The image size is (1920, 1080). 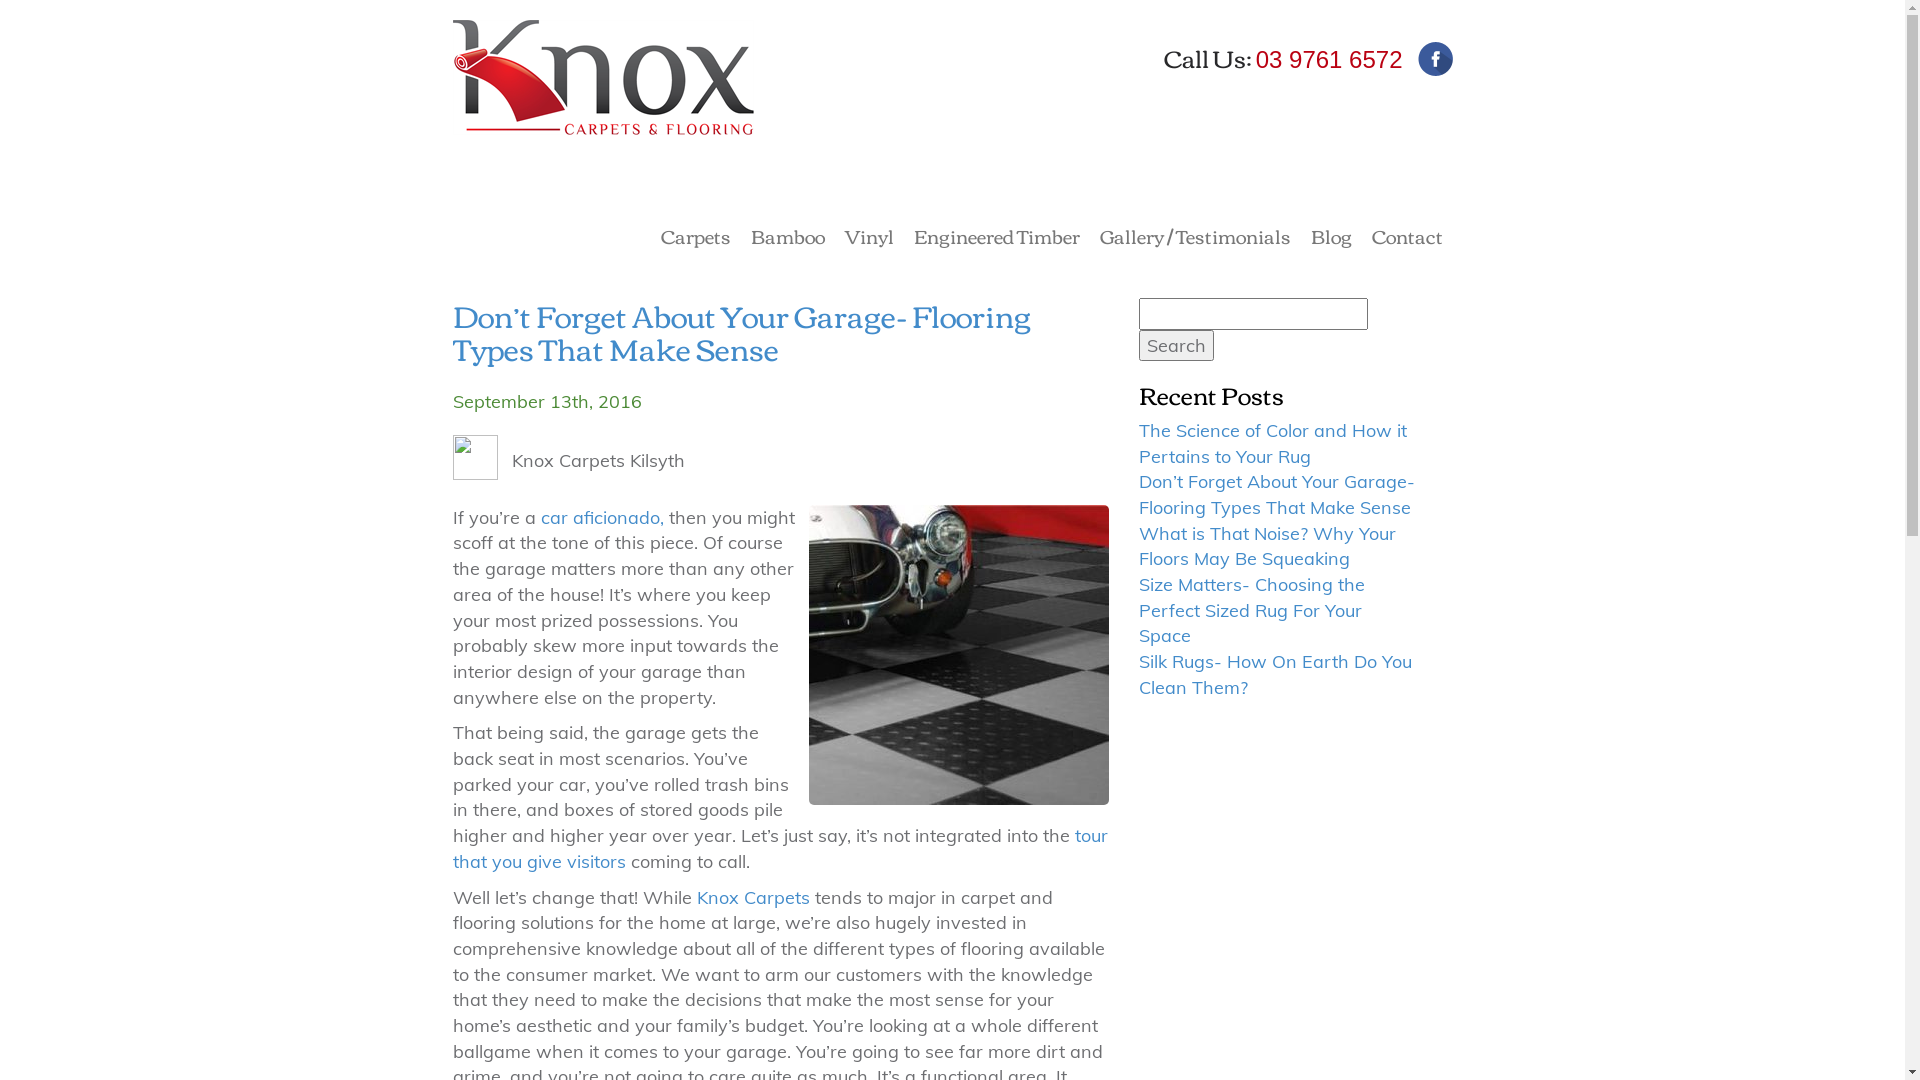 What do you see at coordinates (695, 238) in the screenshot?
I see `'Carpets'` at bounding box center [695, 238].